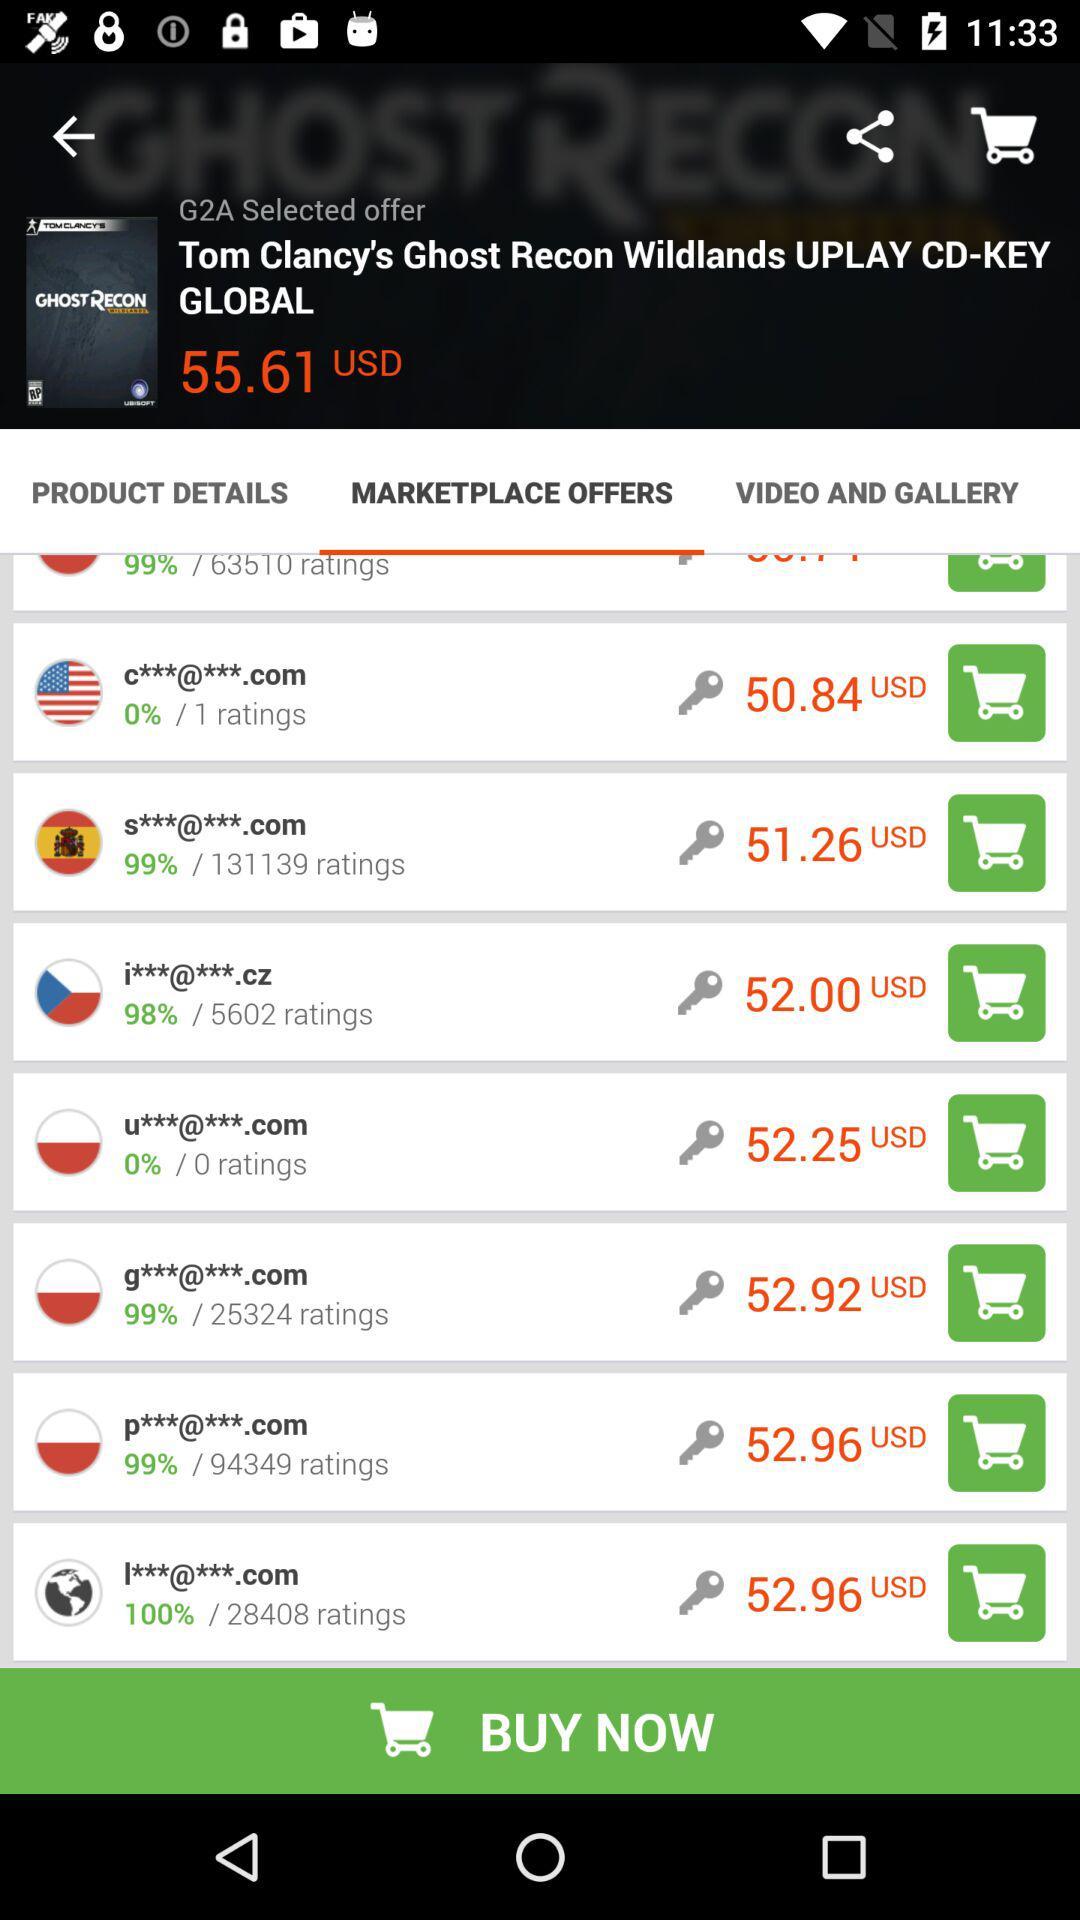 The width and height of the screenshot is (1080, 1920). What do you see at coordinates (996, 843) in the screenshot?
I see `item to cart` at bounding box center [996, 843].